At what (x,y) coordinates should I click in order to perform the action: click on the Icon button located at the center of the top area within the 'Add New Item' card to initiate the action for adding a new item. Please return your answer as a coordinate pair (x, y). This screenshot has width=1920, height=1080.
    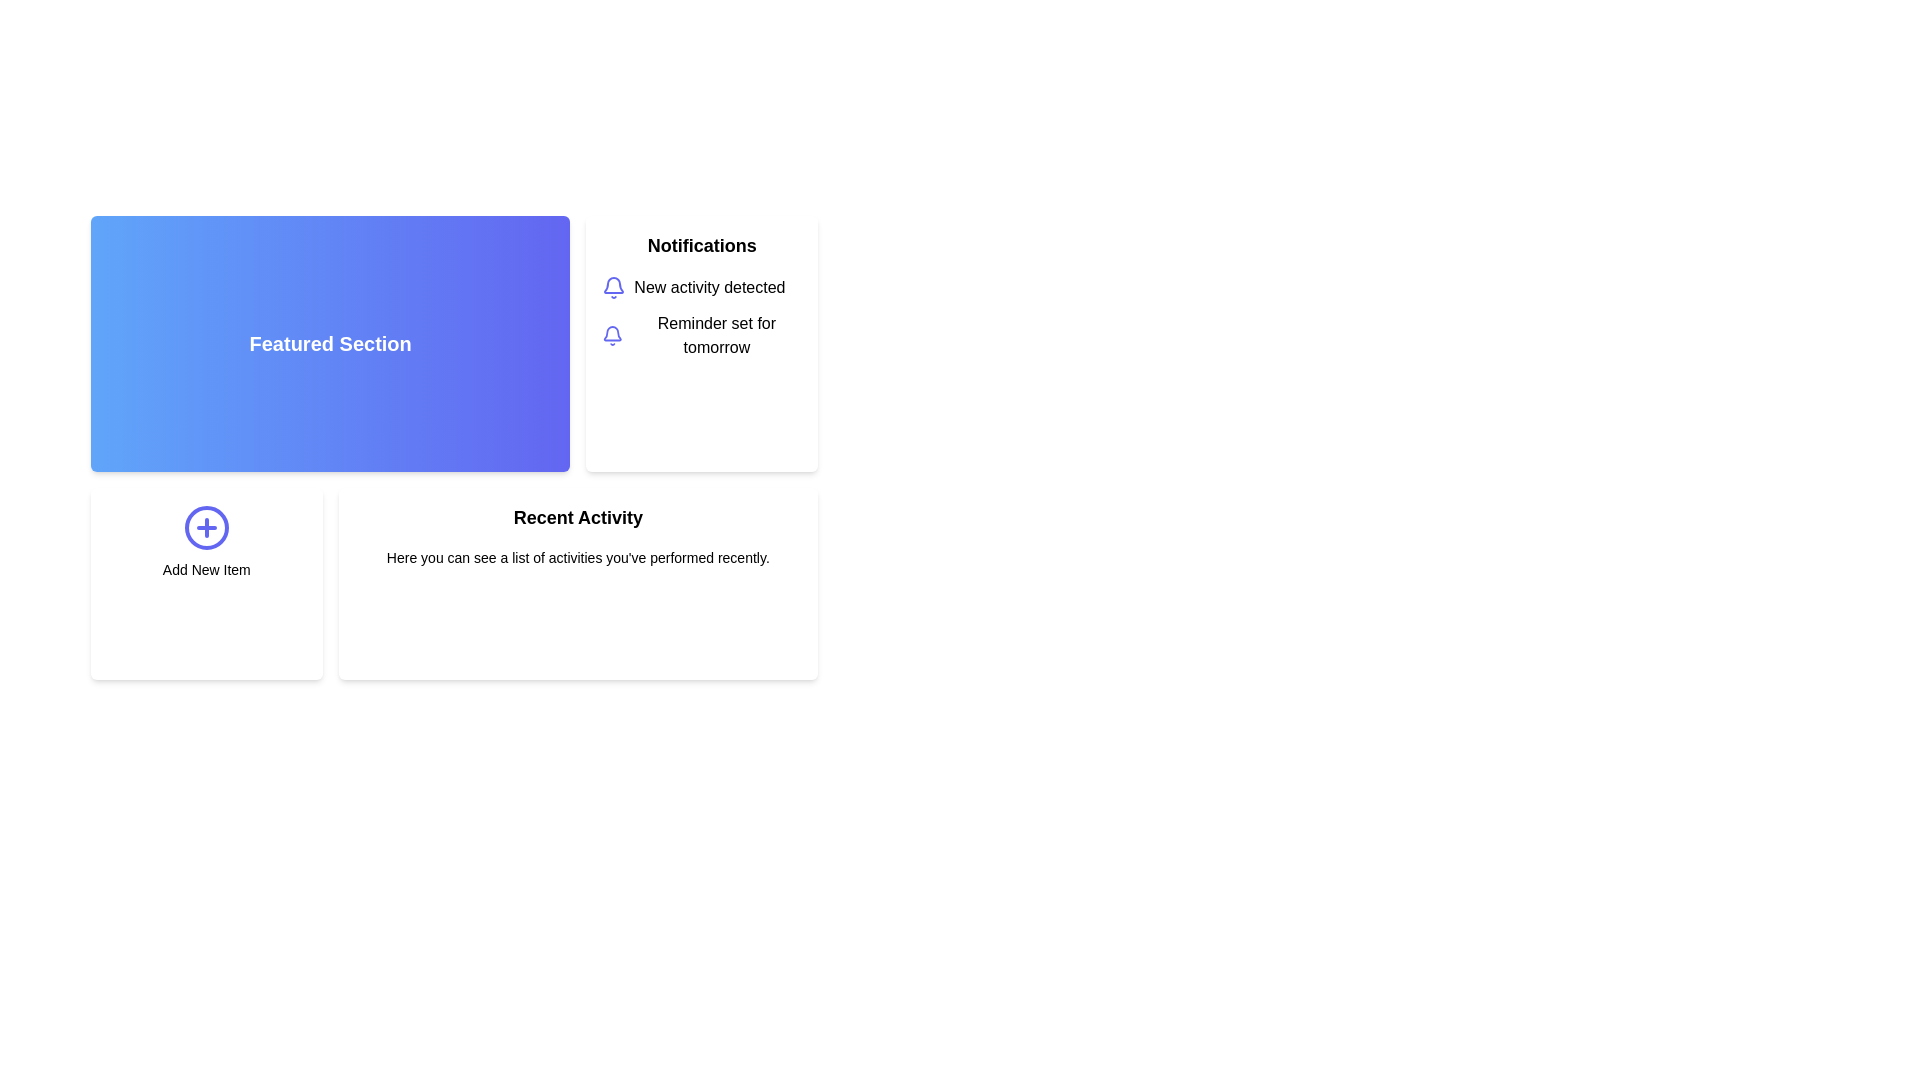
    Looking at the image, I should click on (206, 527).